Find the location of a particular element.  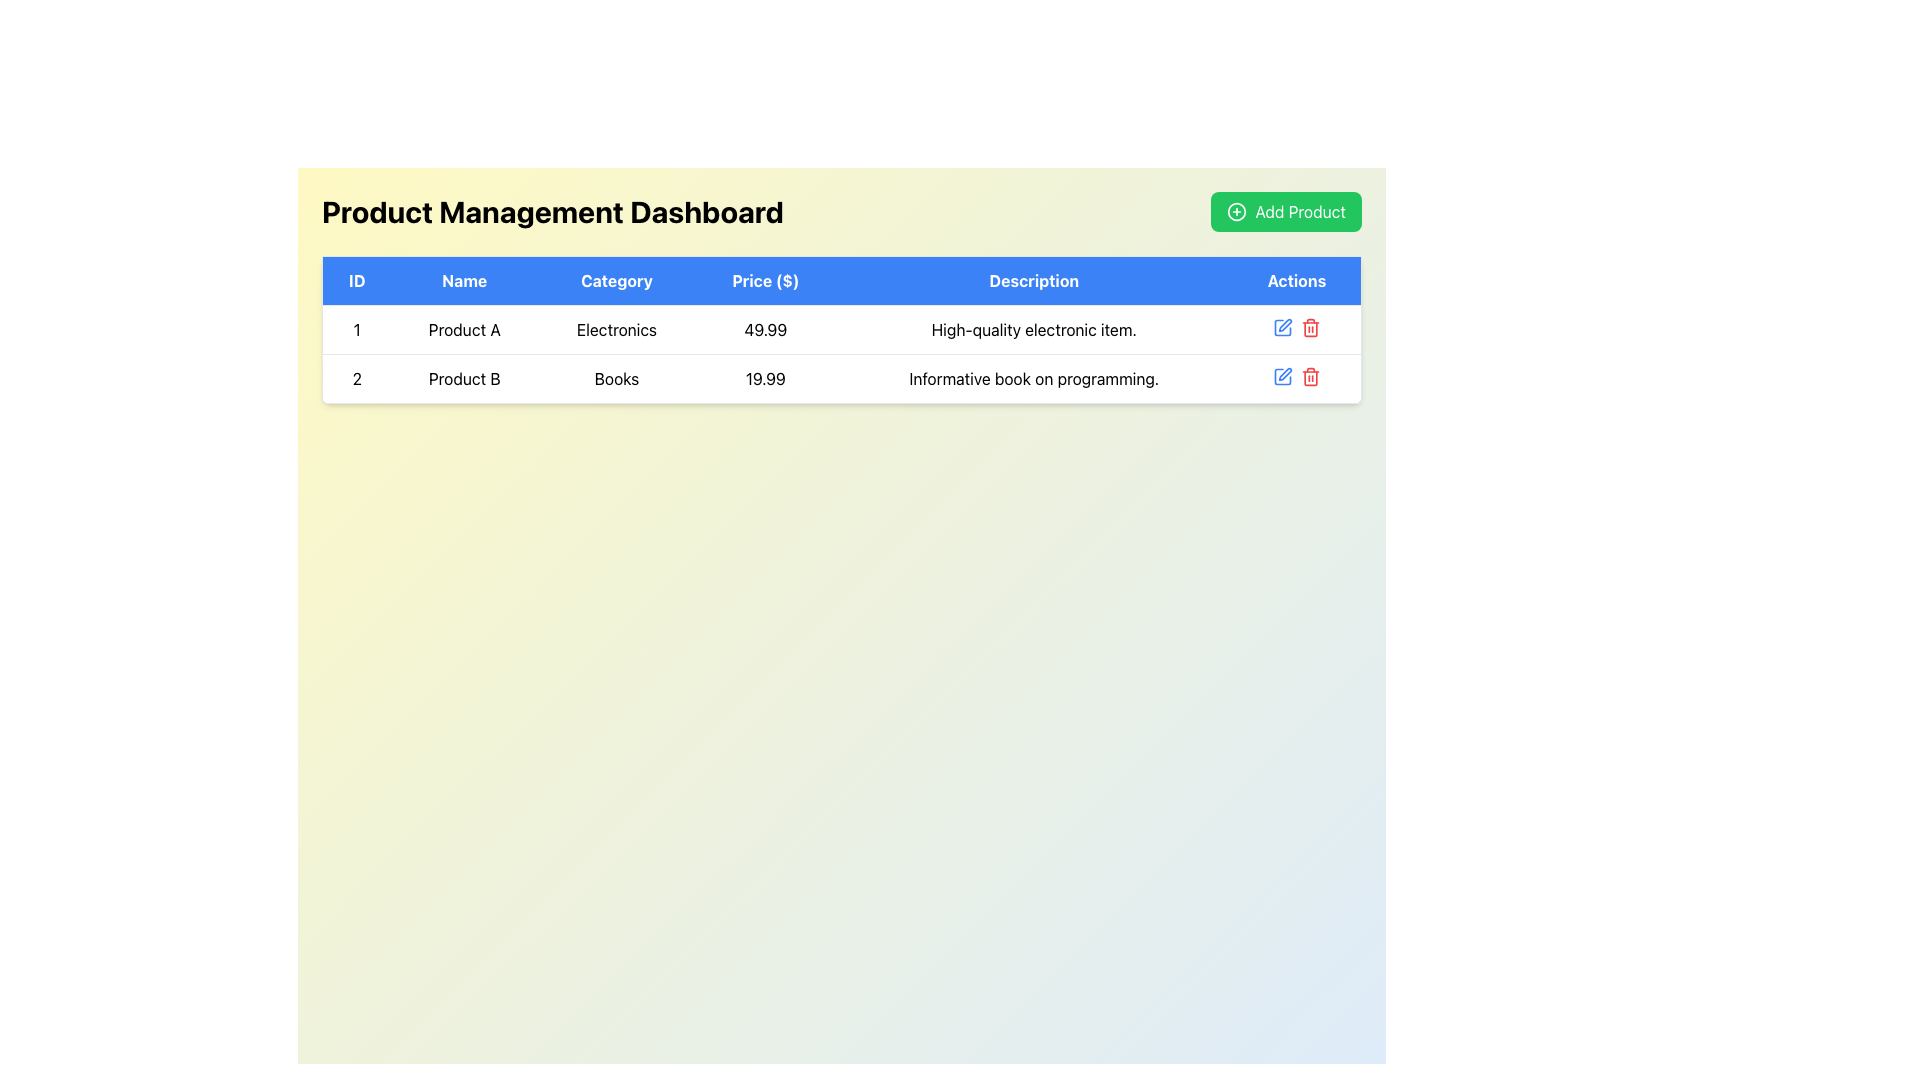

the header text for the 'Description' column, which is the fifth column header in the table, located at the upper-center of the interface is located at coordinates (1034, 281).